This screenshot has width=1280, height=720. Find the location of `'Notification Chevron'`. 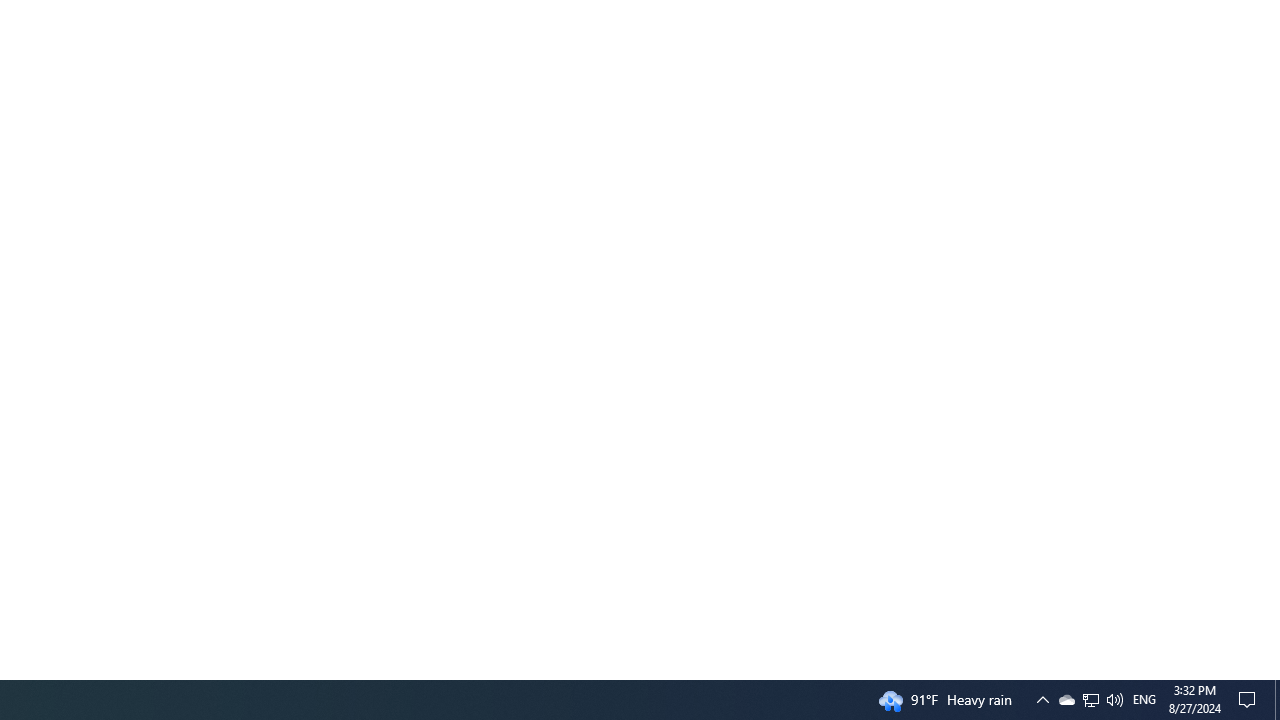

'Notification Chevron' is located at coordinates (1090, 698).